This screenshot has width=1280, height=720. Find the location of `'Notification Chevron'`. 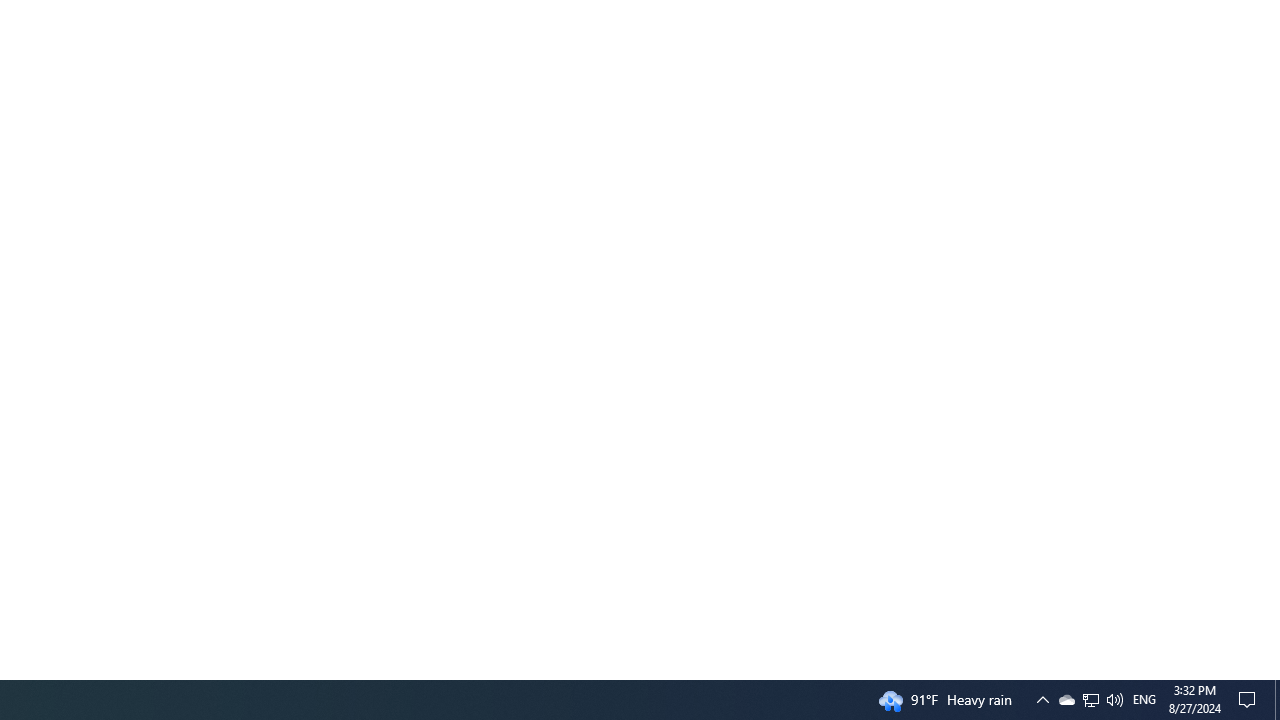

'Notification Chevron' is located at coordinates (1090, 698).